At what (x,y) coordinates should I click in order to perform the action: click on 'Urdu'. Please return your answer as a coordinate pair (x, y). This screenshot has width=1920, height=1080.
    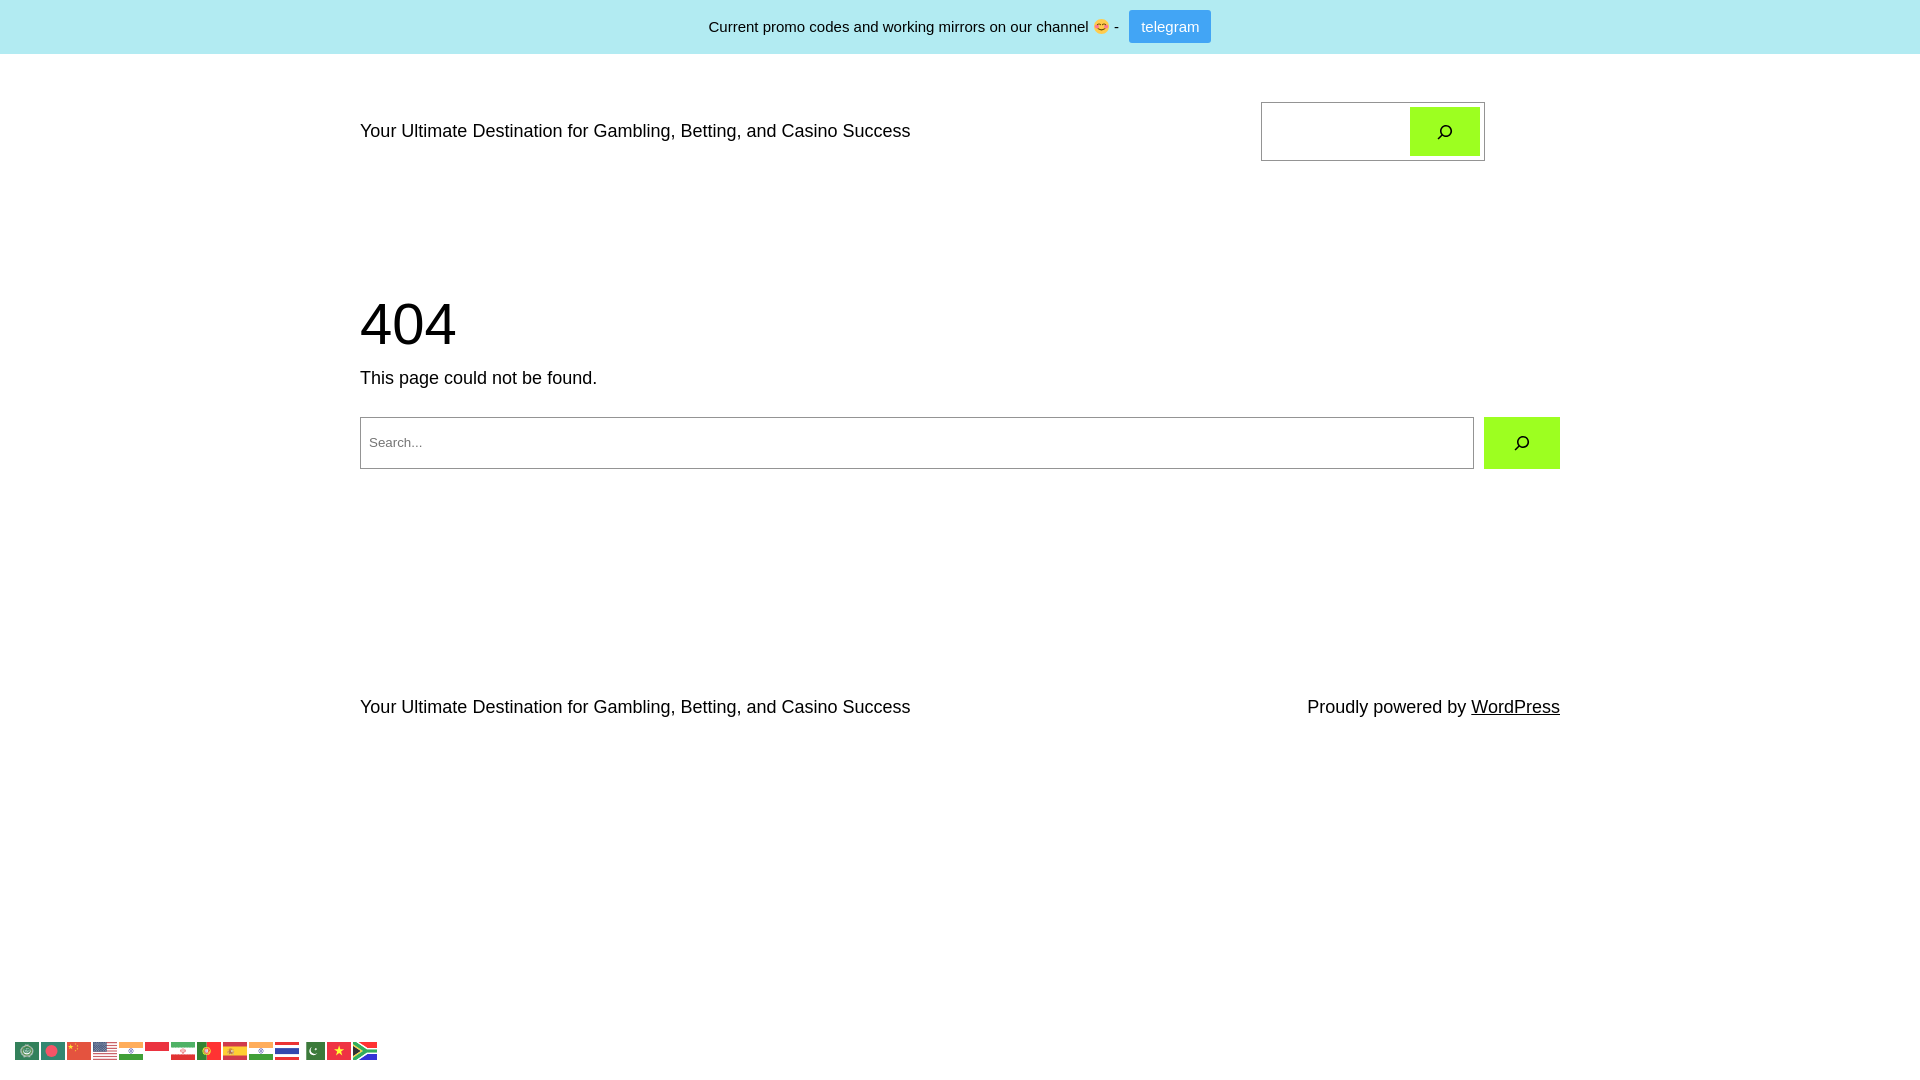
    Looking at the image, I should click on (312, 1048).